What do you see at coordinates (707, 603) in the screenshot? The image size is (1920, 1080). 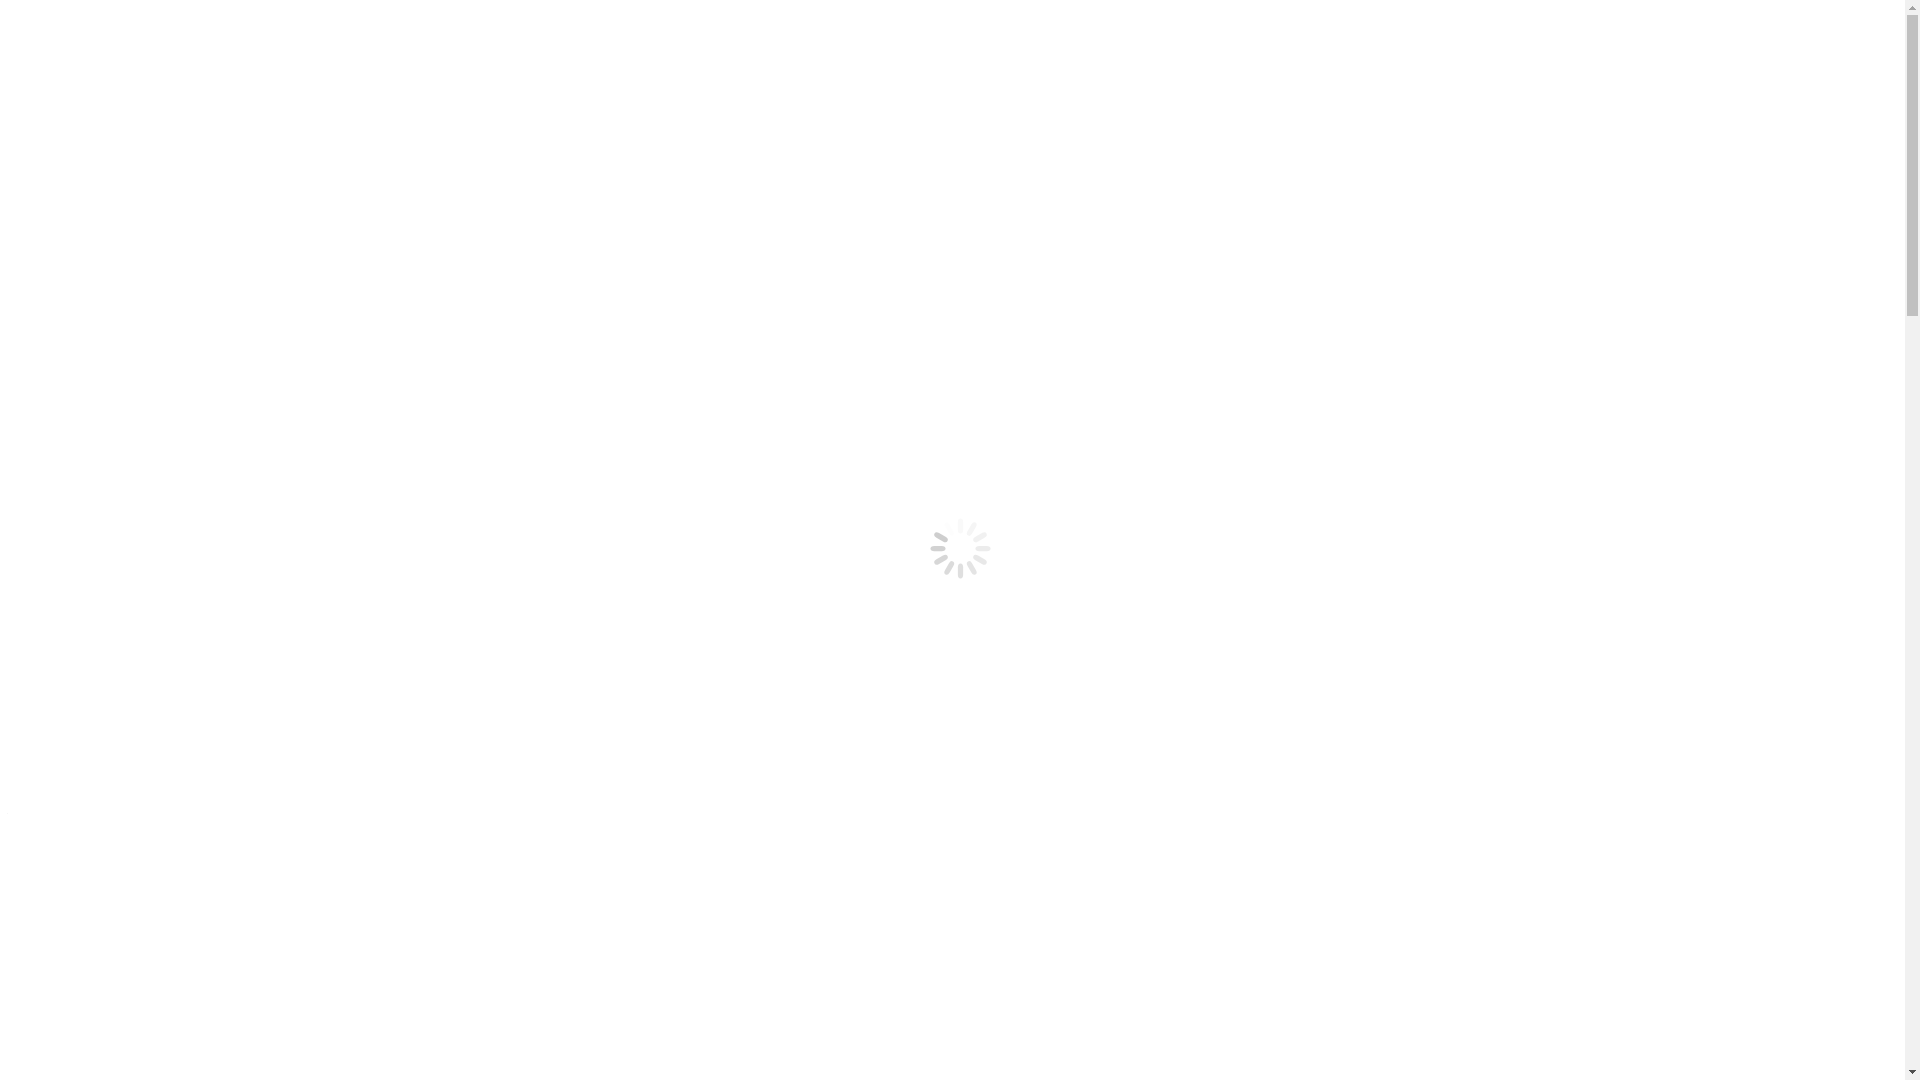 I see `'Untitled-21231.jpg'` at bounding box center [707, 603].